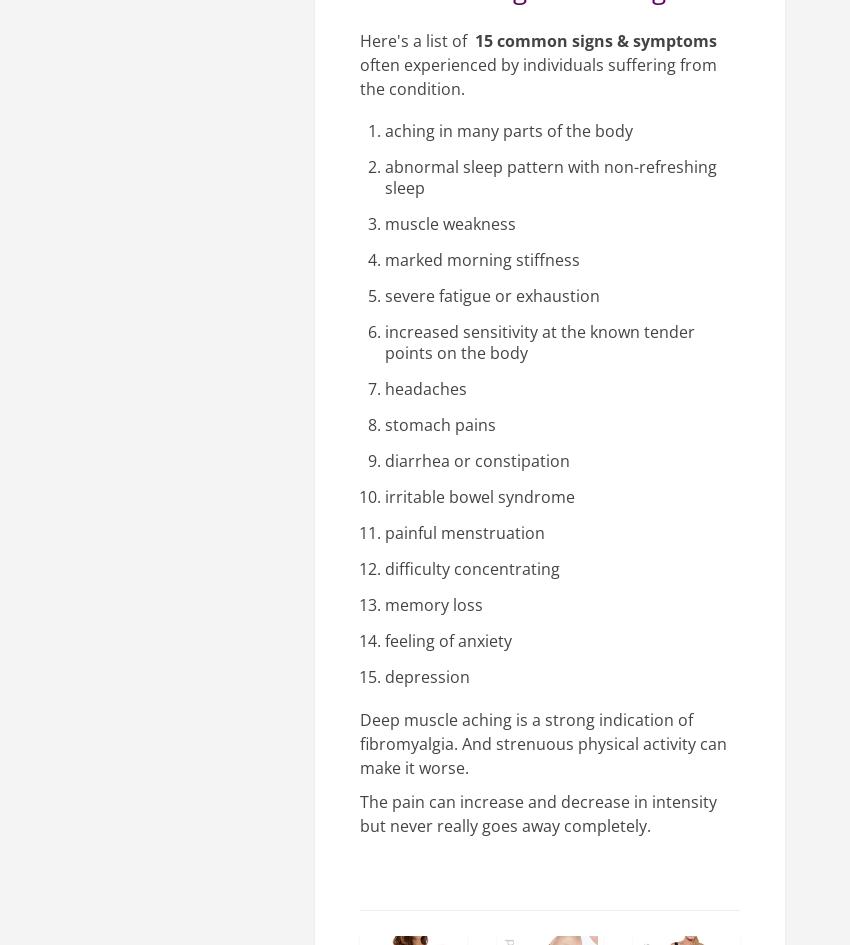  Describe the element at coordinates (464, 531) in the screenshot. I see `'painful menstruation'` at that location.